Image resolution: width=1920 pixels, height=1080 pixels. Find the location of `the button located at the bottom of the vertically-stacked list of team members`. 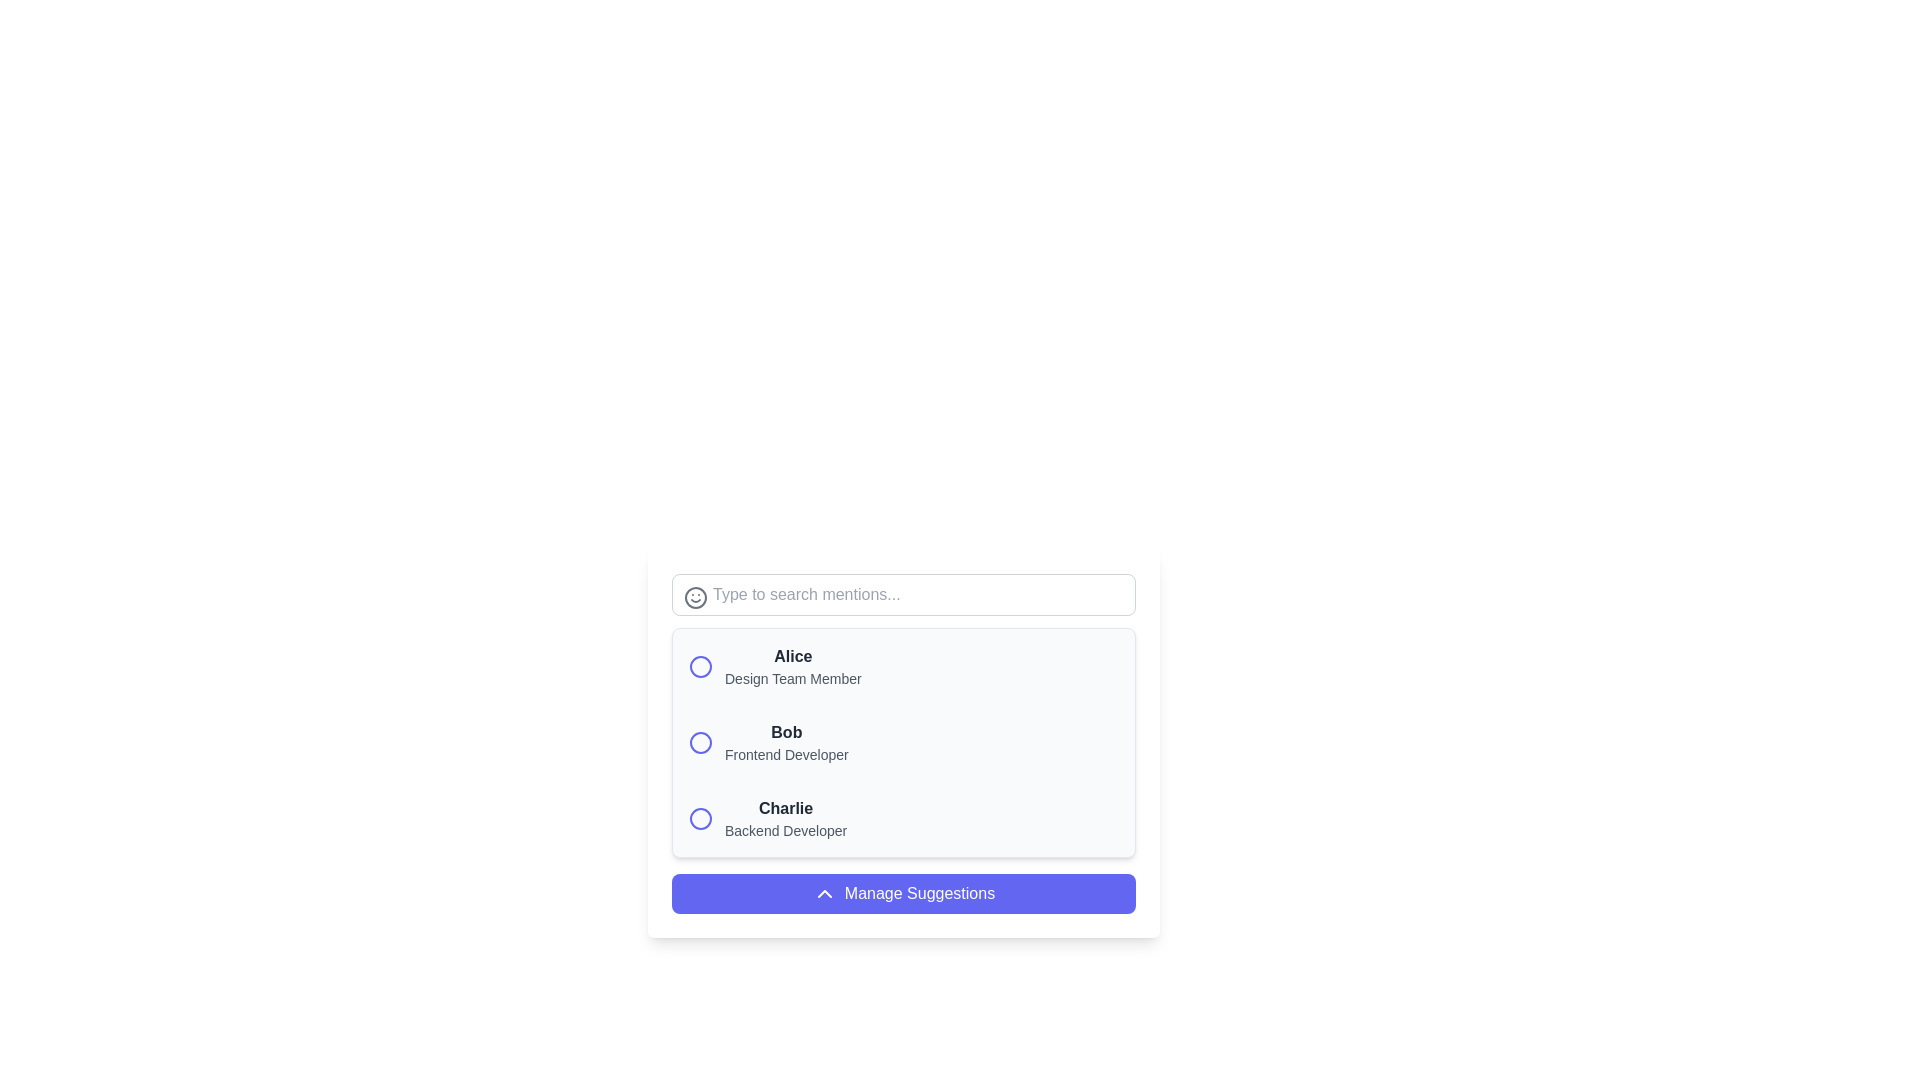

the button located at the bottom of the vertically-stacked list of team members is located at coordinates (902, 893).